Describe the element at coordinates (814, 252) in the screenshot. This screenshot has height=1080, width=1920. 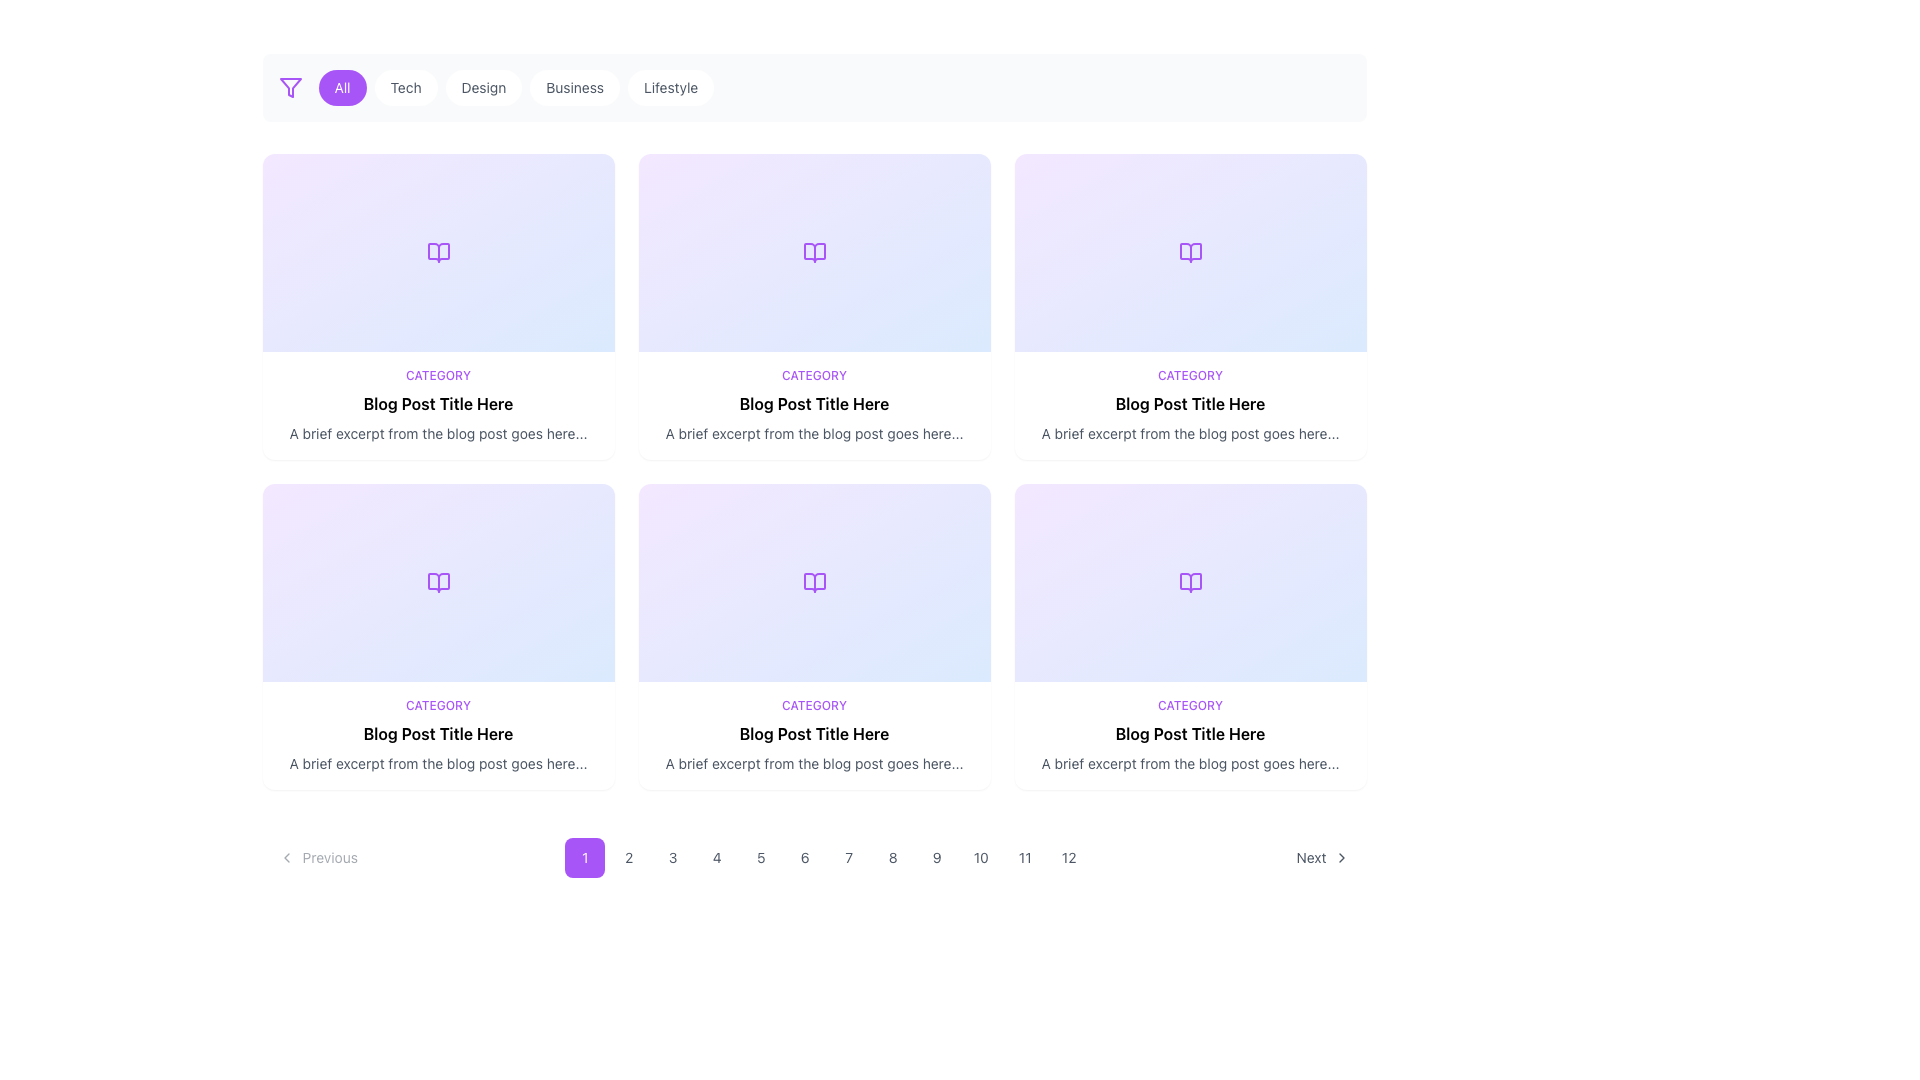
I see `the open book icon located in the second card of the first row` at that location.